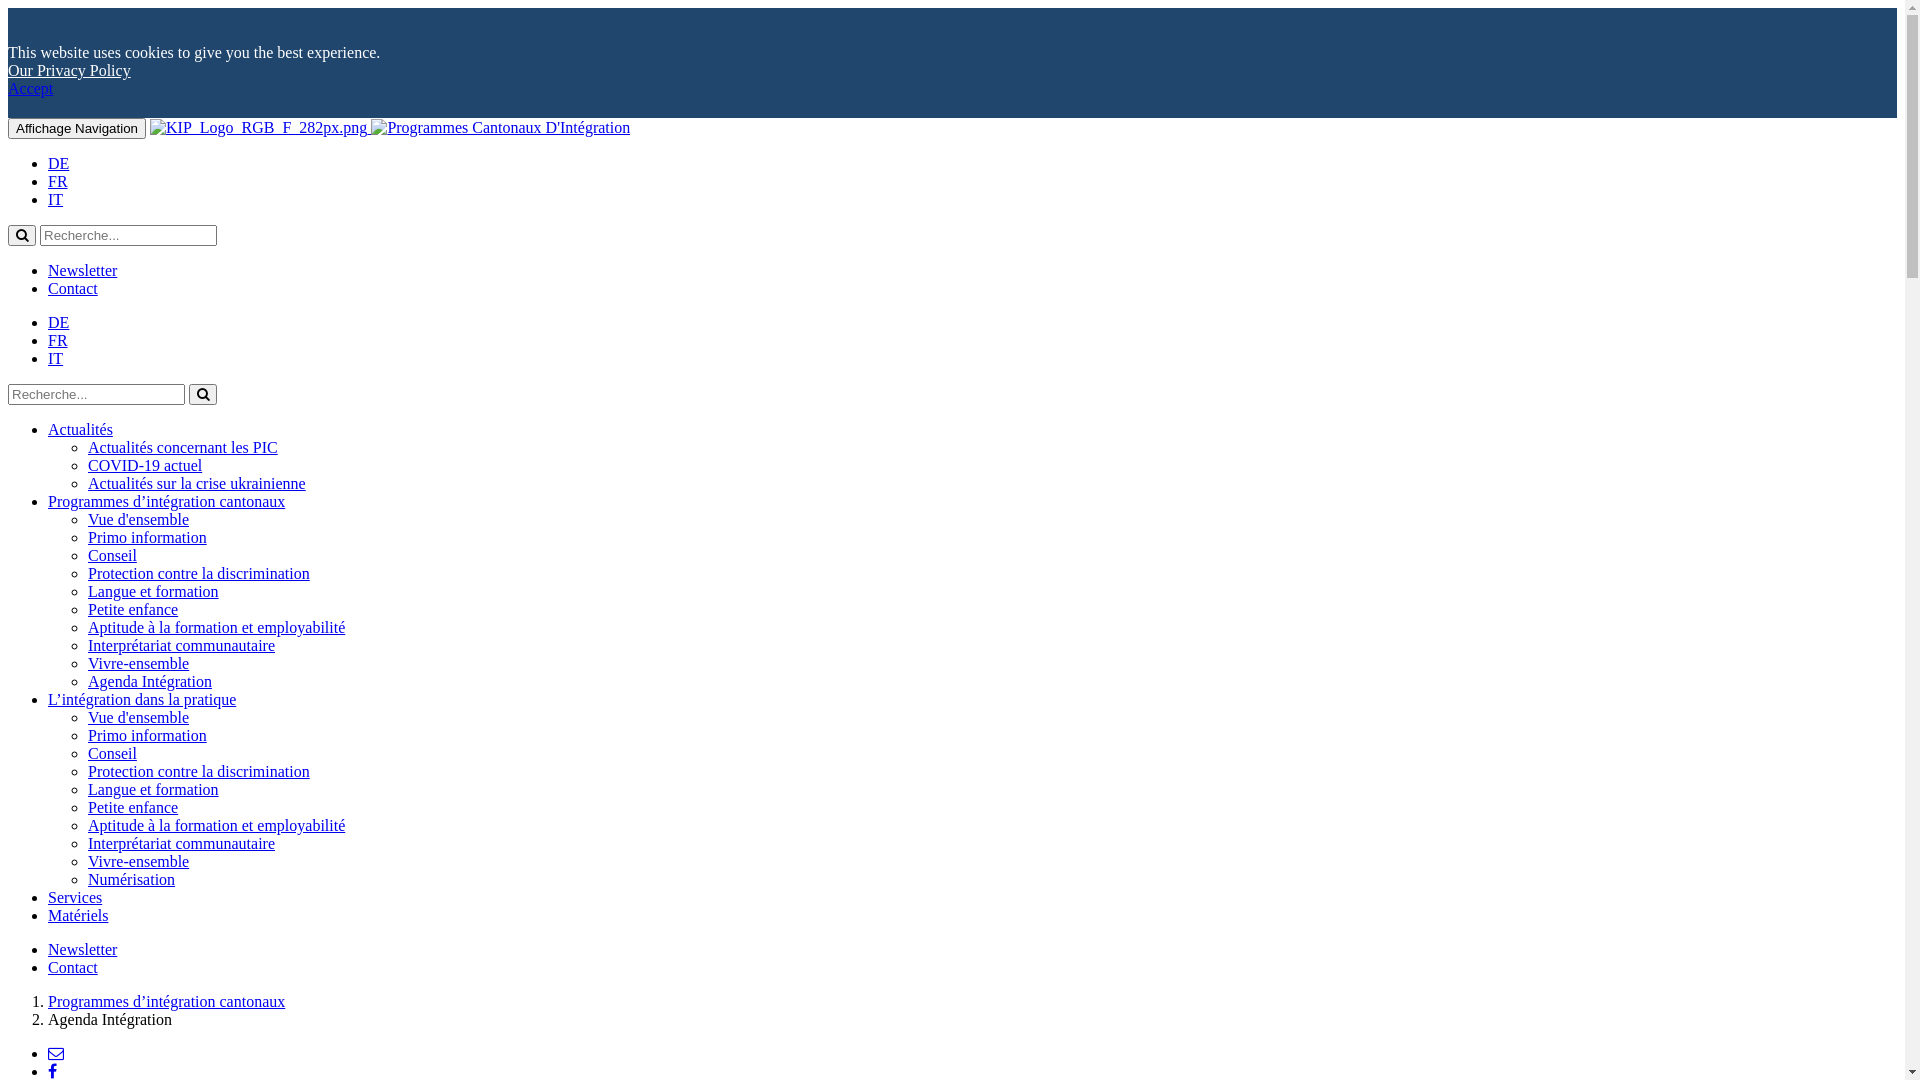 This screenshot has width=1920, height=1080. I want to click on 'Protection contre la discrimination', so click(86, 770).